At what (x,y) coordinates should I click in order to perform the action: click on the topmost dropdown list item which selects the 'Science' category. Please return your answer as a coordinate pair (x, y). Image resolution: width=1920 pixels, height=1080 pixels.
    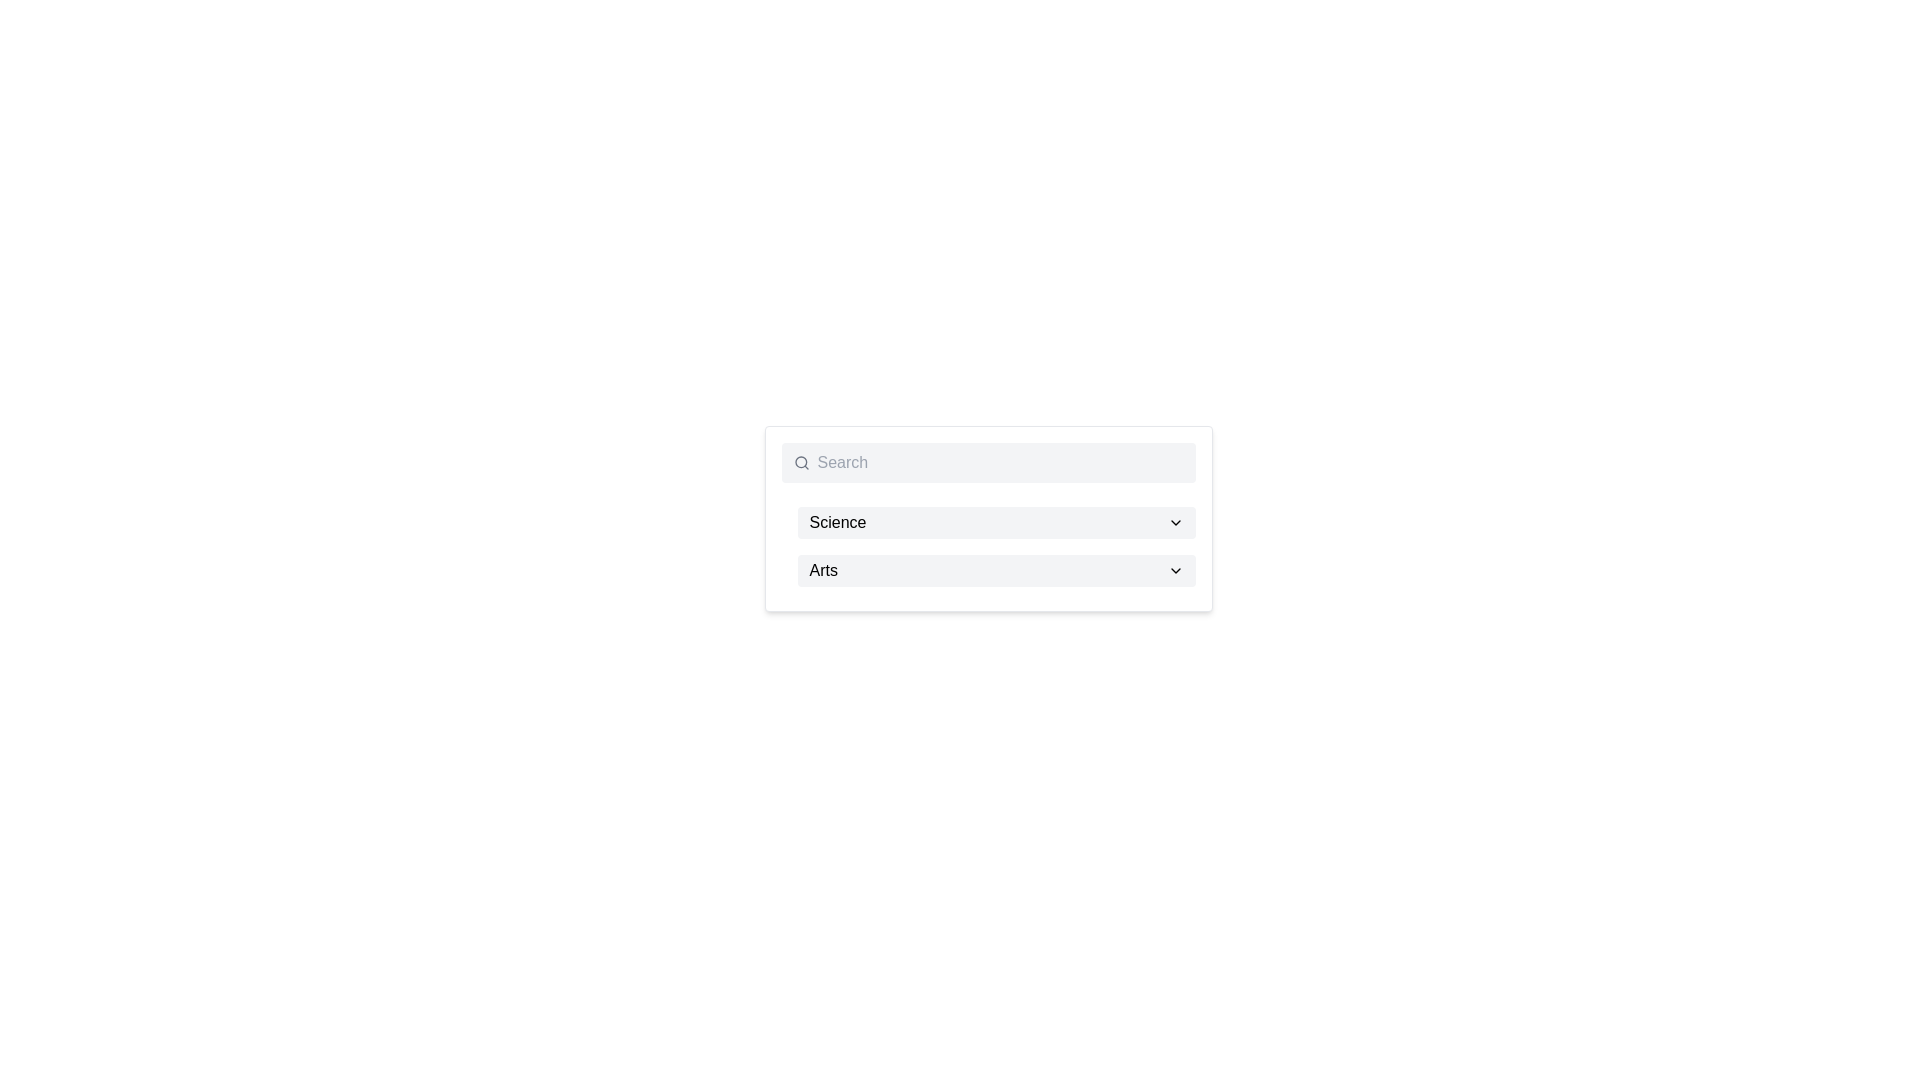
    Looking at the image, I should click on (996, 522).